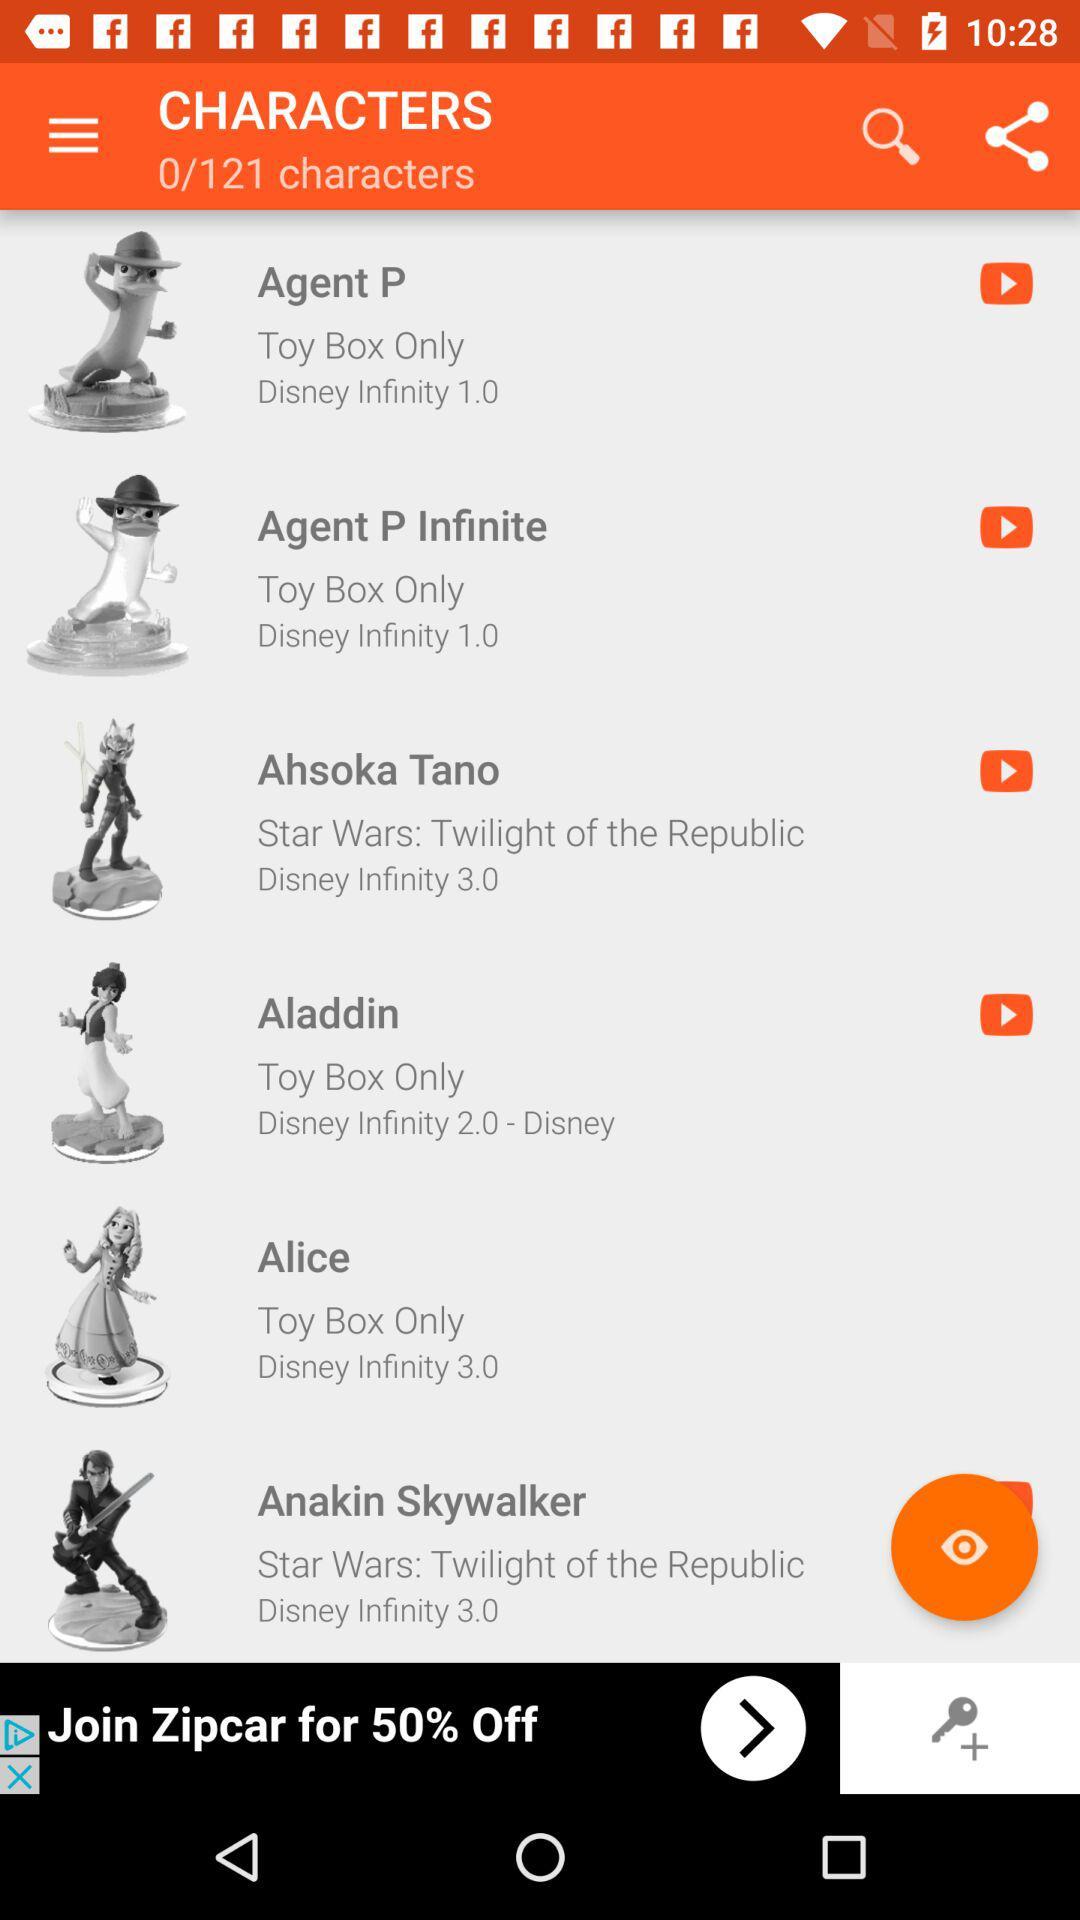 This screenshot has height=1920, width=1080. Describe the element at coordinates (107, 1549) in the screenshot. I see `character` at that location.